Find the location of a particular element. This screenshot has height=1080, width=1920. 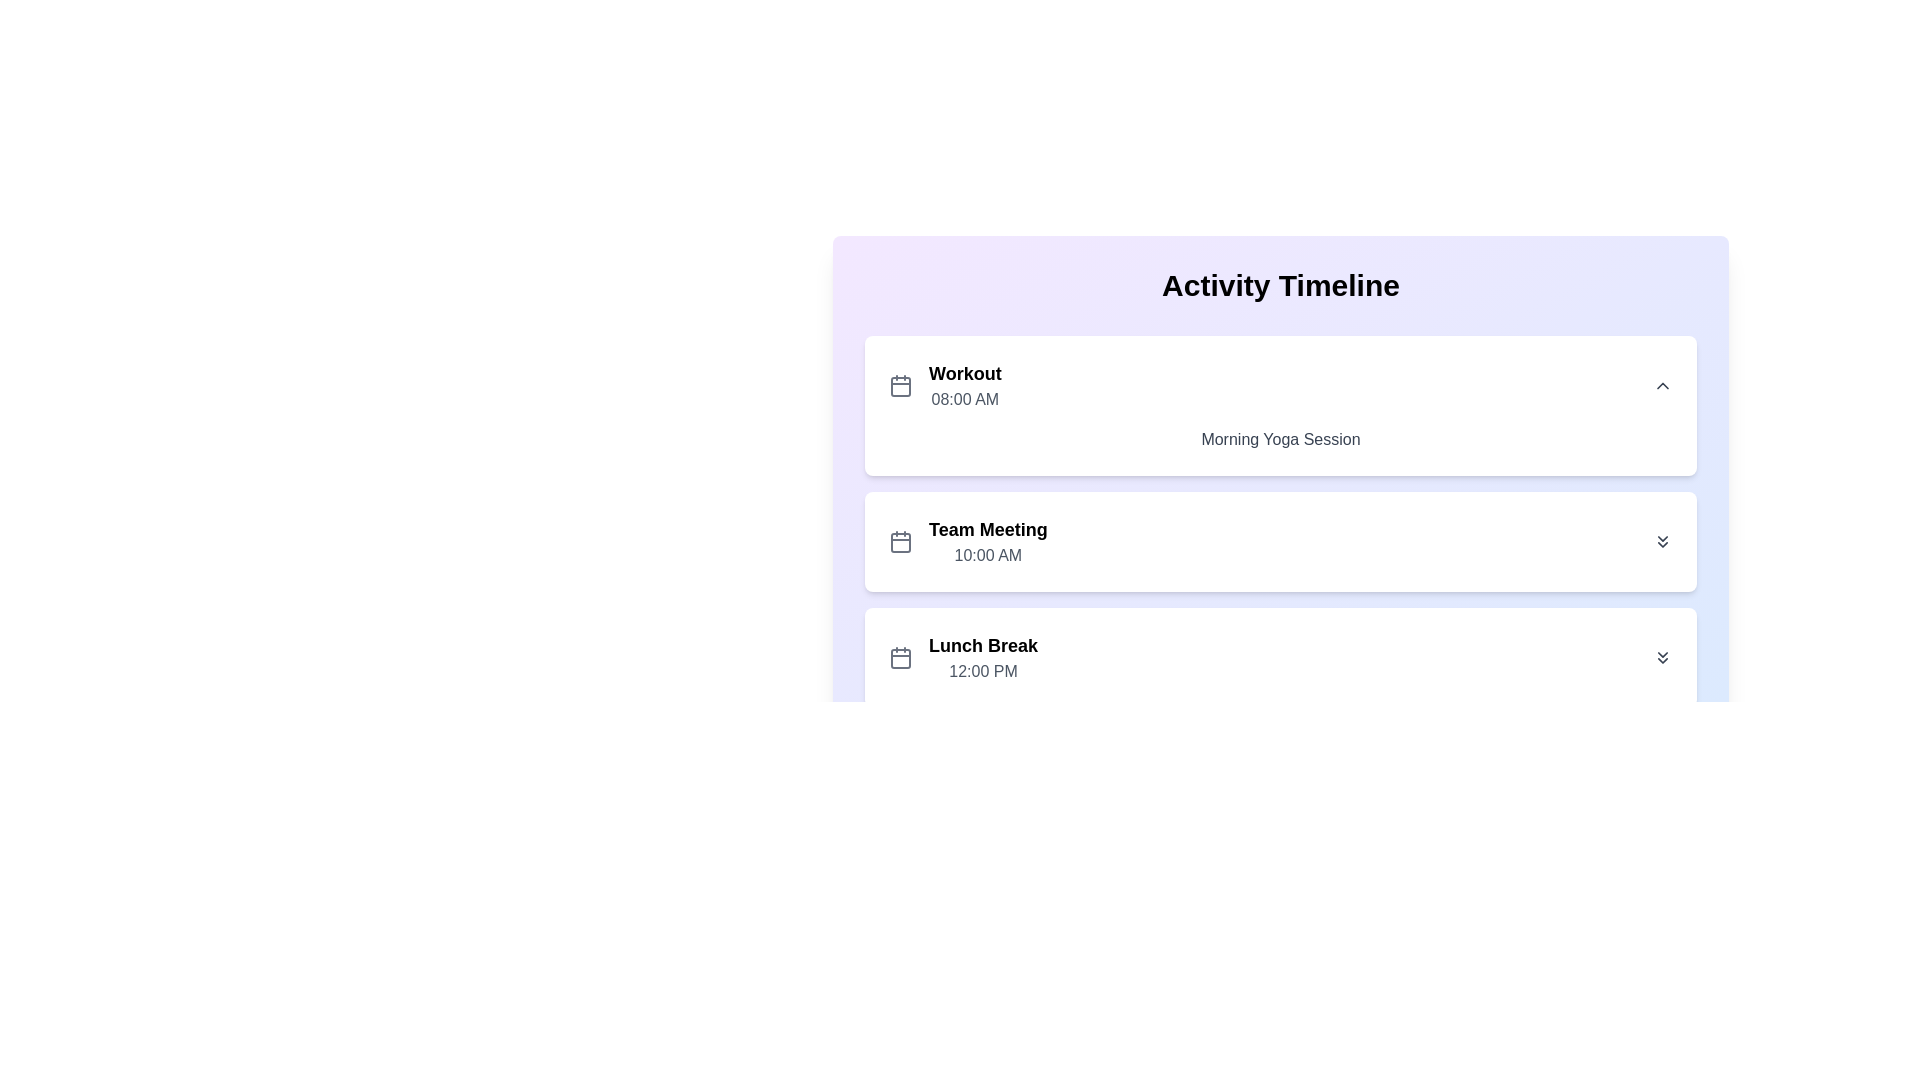

the decorative calendar icon located at the top-left corner of the 'Team Meeting' timeline entry is located at coordinates (900, 542).